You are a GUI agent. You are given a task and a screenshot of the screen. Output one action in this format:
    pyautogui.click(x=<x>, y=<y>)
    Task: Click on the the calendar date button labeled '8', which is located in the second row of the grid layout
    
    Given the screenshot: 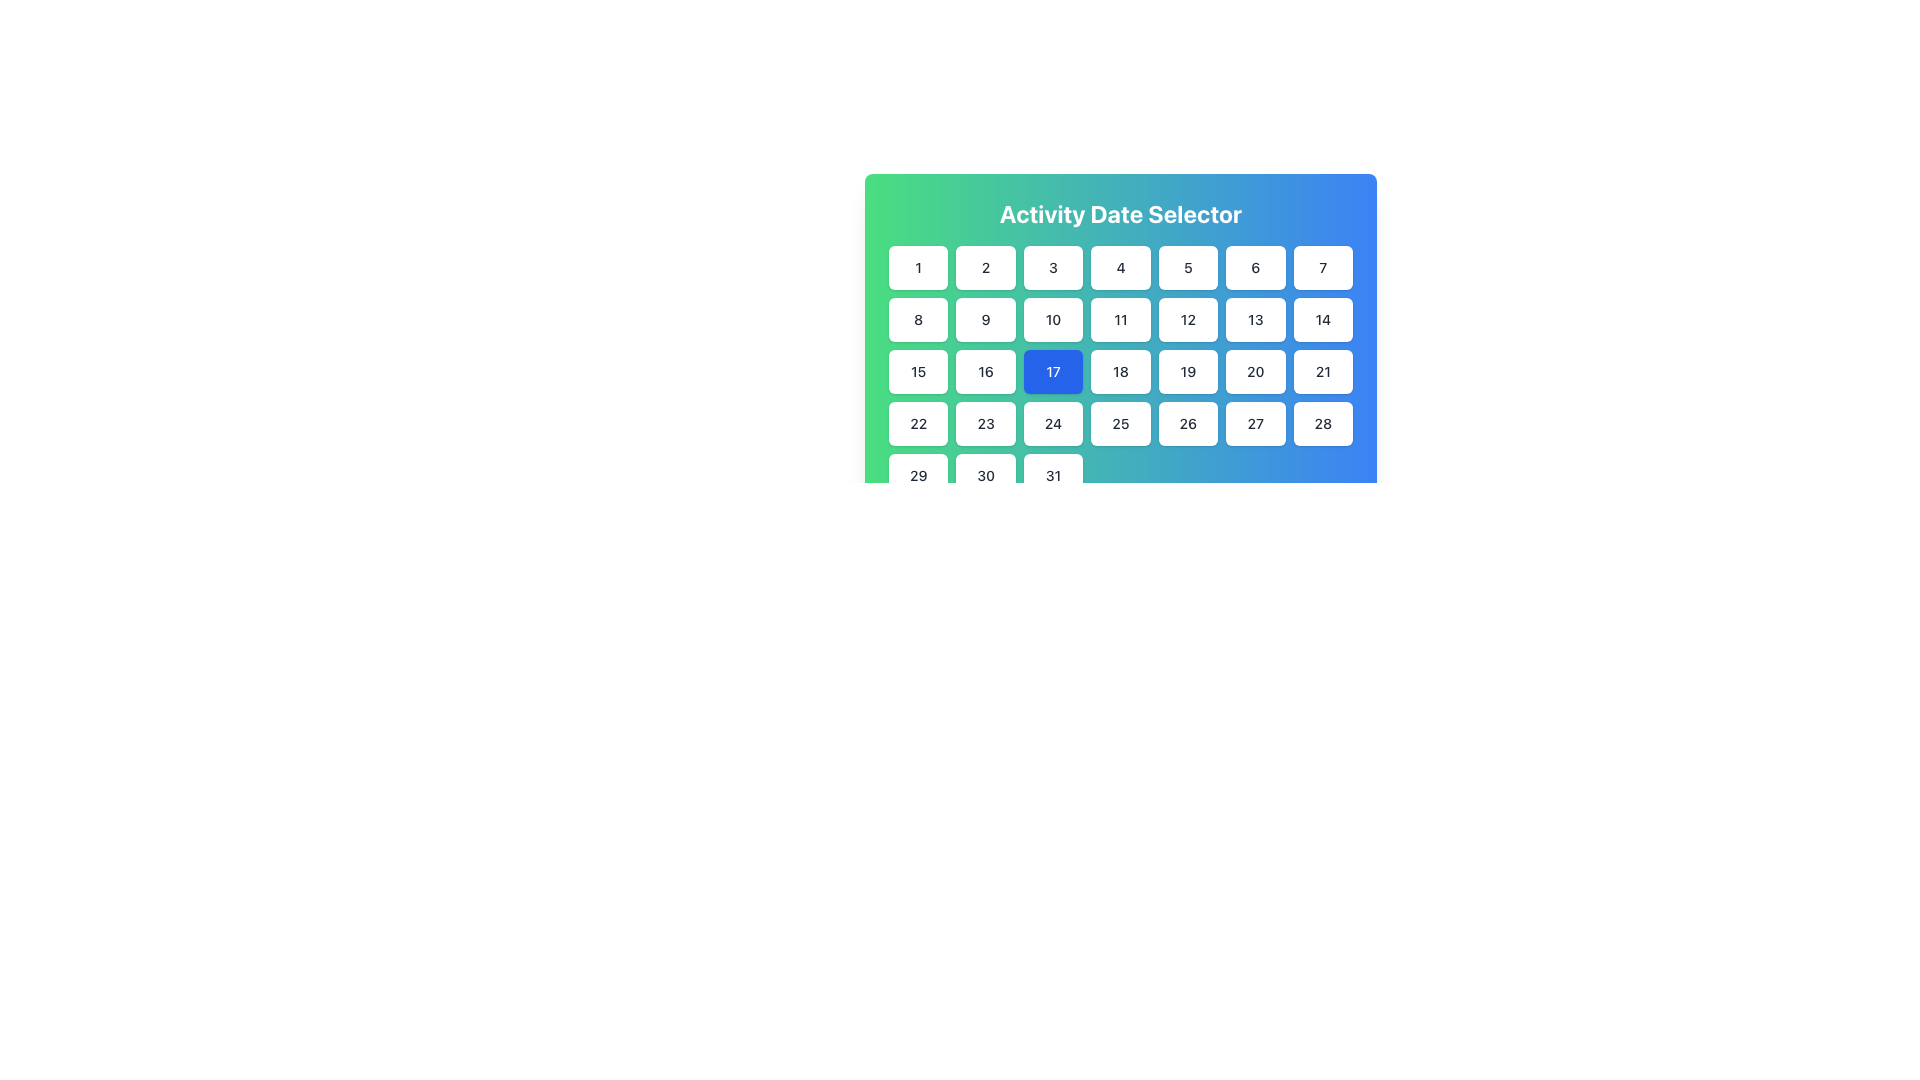 What is the action you would take?
    pyautogui.click(x=917, y=319)
    